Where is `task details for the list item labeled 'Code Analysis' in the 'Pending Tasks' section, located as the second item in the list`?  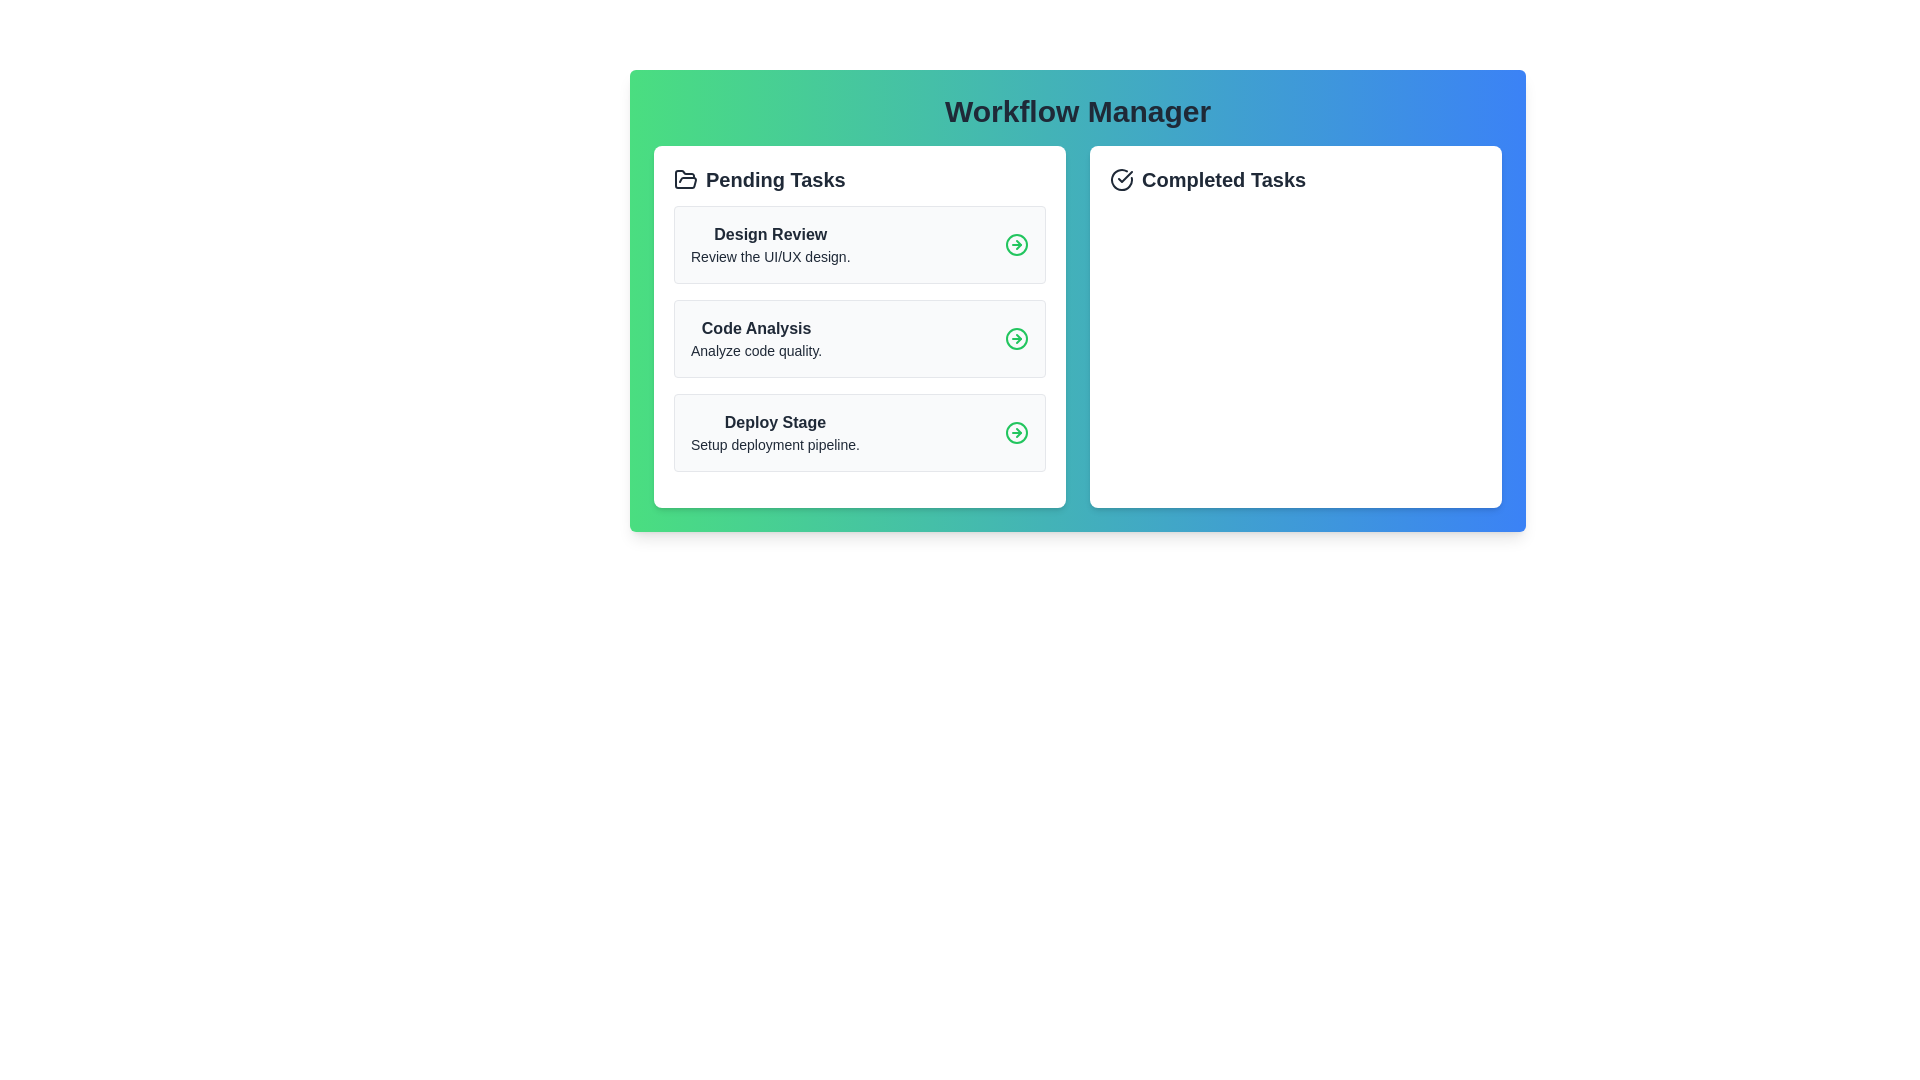
task details for the list item labeled 'Code Analysis' in the 'Pending Tasks' section, located as the second item in the list is located at coordinates (859, 338).